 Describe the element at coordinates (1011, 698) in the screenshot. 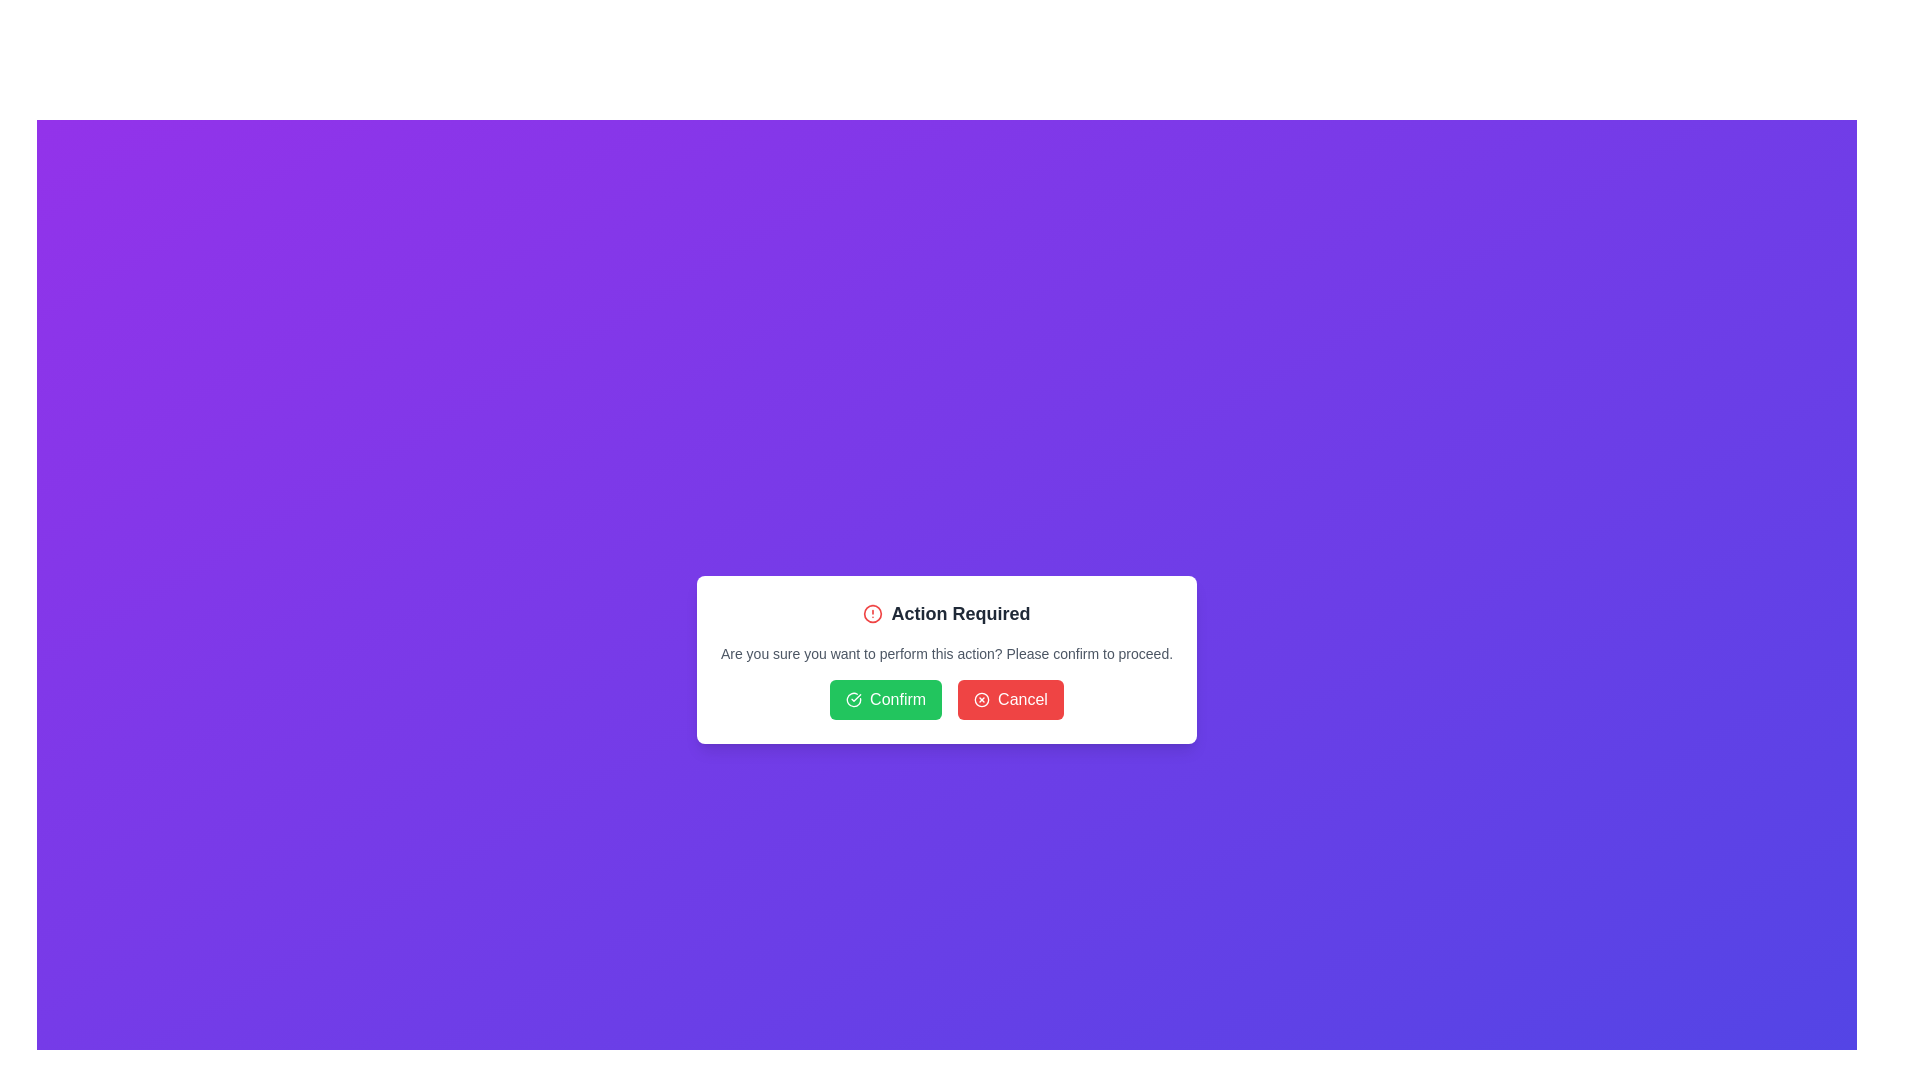

I see `the red 'Cancel' button with white text and an 'x' icon located on the right side of the green 'Confirm' button in the dialog box` at that location.